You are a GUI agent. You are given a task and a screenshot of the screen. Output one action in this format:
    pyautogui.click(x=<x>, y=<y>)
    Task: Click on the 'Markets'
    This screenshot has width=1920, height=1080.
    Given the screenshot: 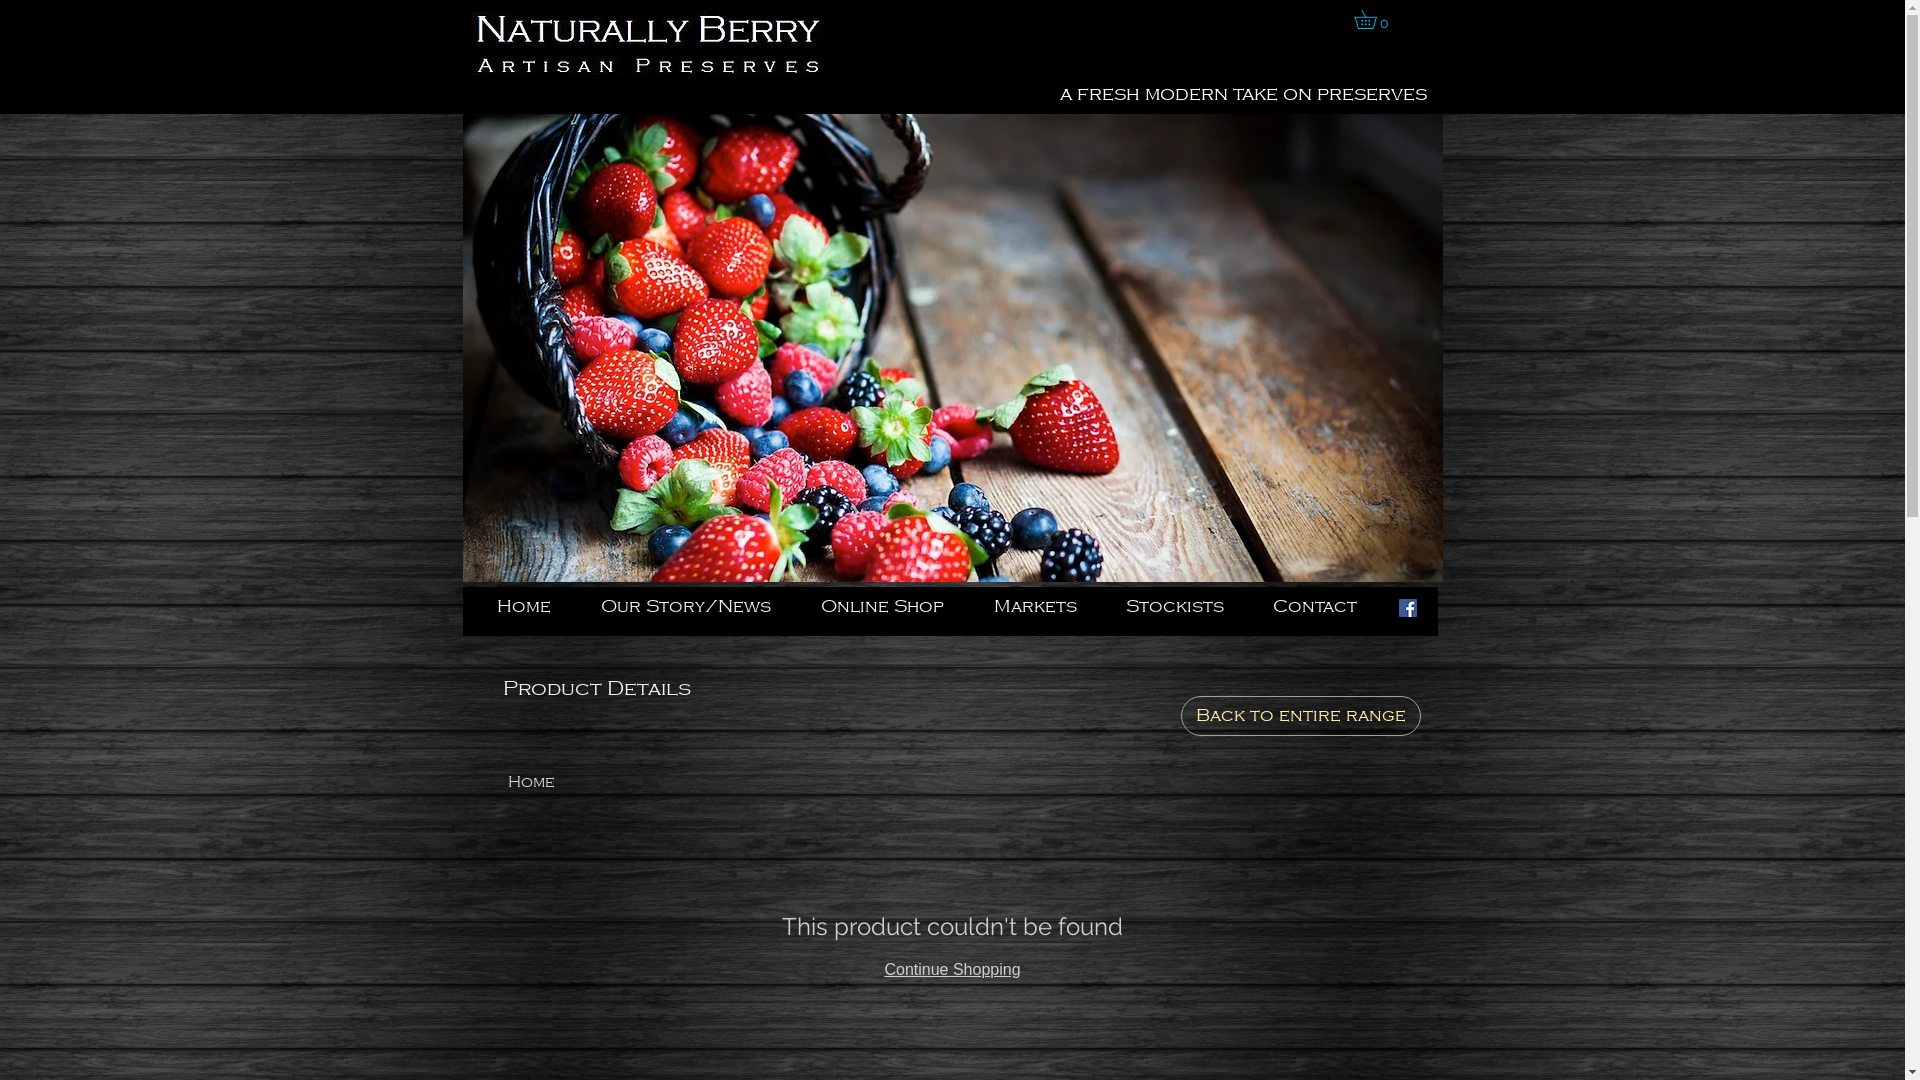 What is the action you would take?
    pyautogui.click(x=1042, y=605)
    